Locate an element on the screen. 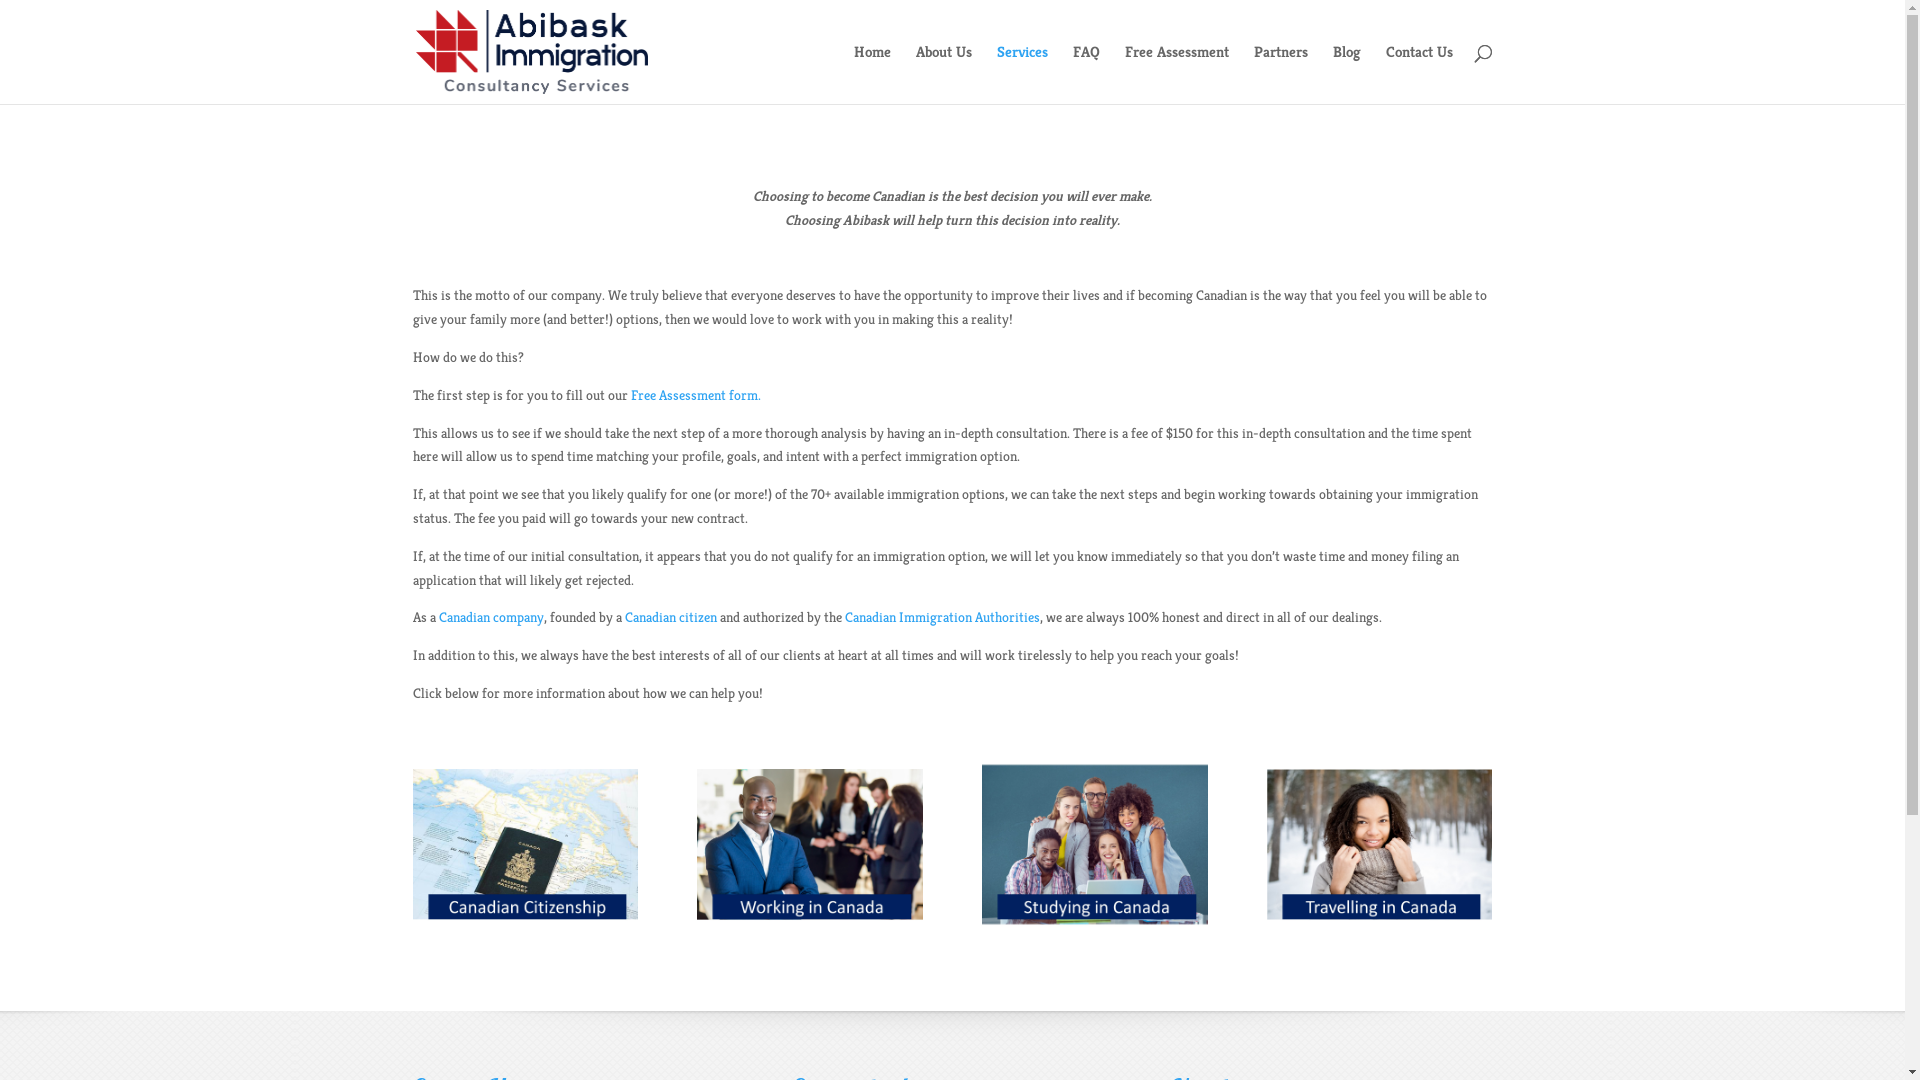 This screenshot has height=1080, width=1920. 'Free Assessment' is located at coordinates (1176, 73).